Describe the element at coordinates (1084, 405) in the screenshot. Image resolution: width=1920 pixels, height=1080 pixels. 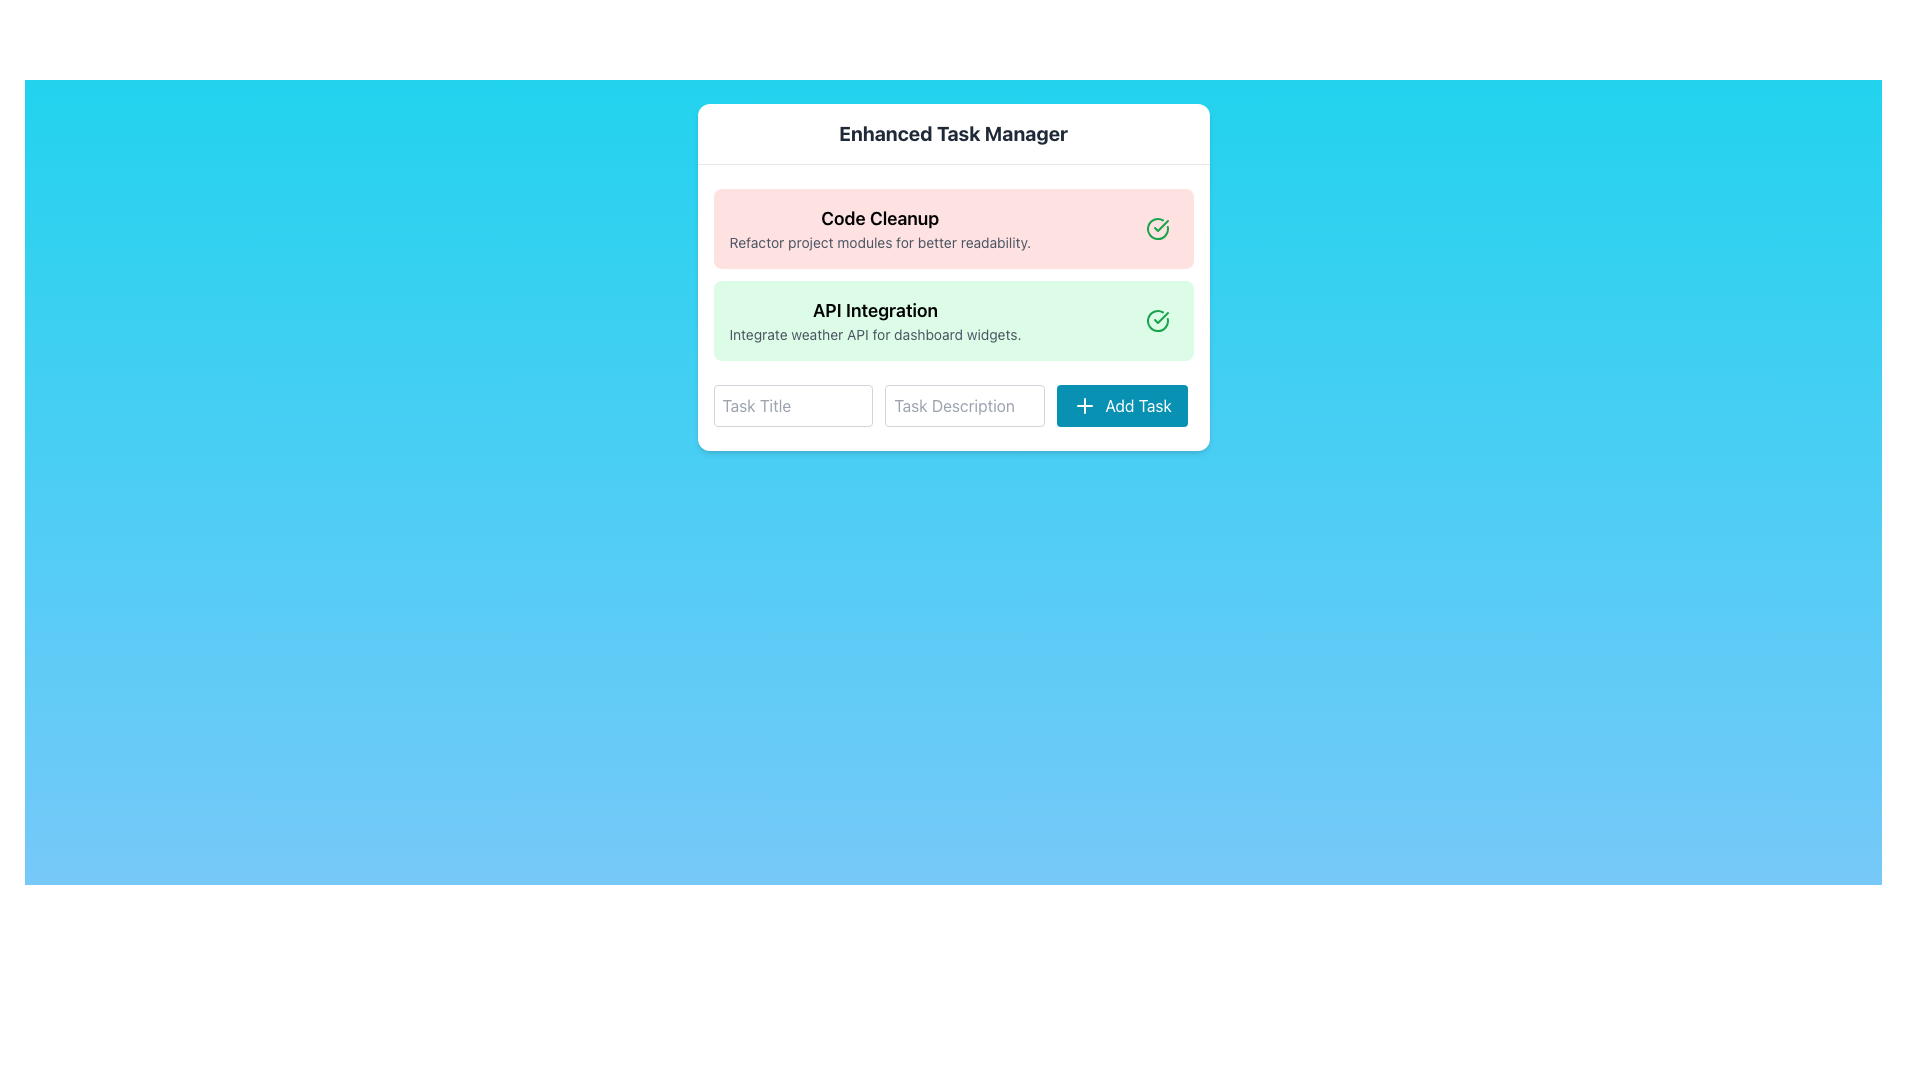
I see `the circular plus icon, which is styled with cyan color and white strokes, located within the 'Add Task' button` at that location.